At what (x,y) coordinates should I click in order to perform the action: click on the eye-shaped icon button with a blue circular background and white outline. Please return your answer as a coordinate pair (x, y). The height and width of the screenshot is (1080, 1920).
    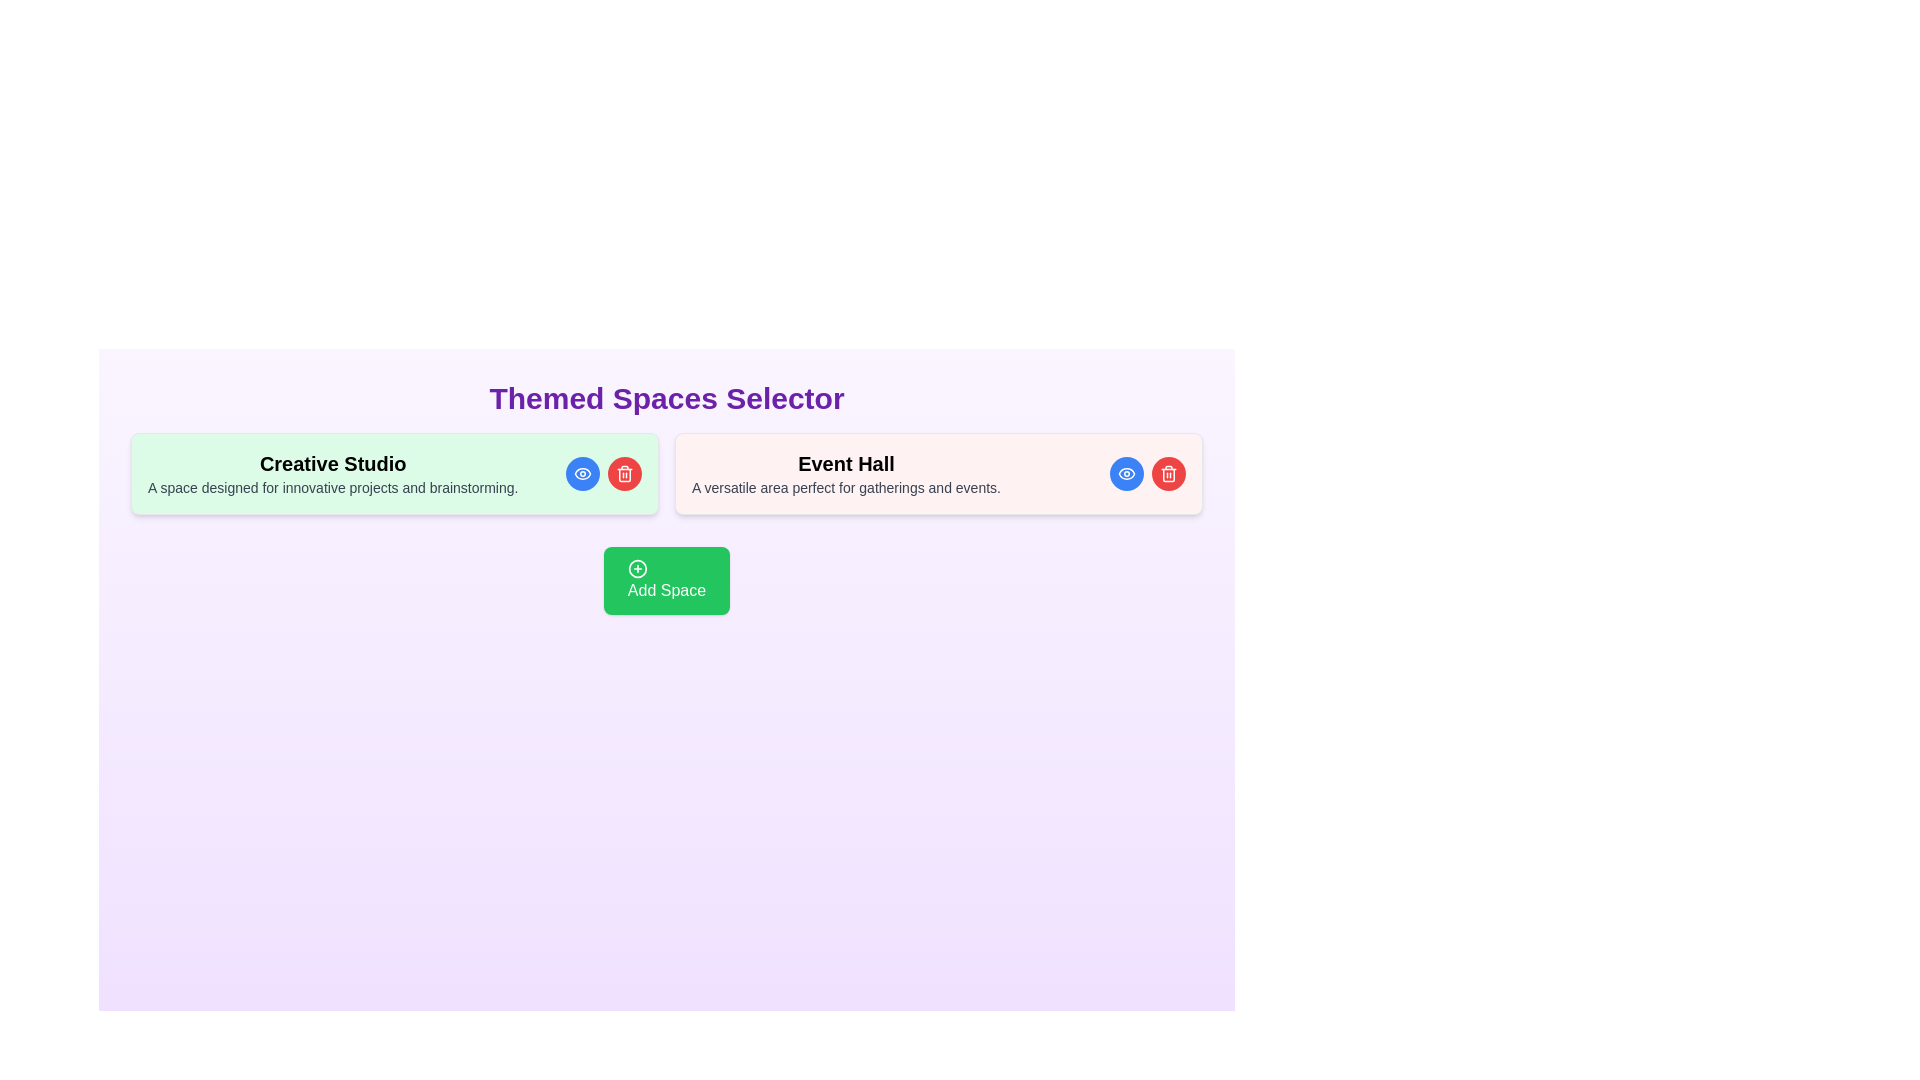
    Looking at the image, I should click on (1127, 474).